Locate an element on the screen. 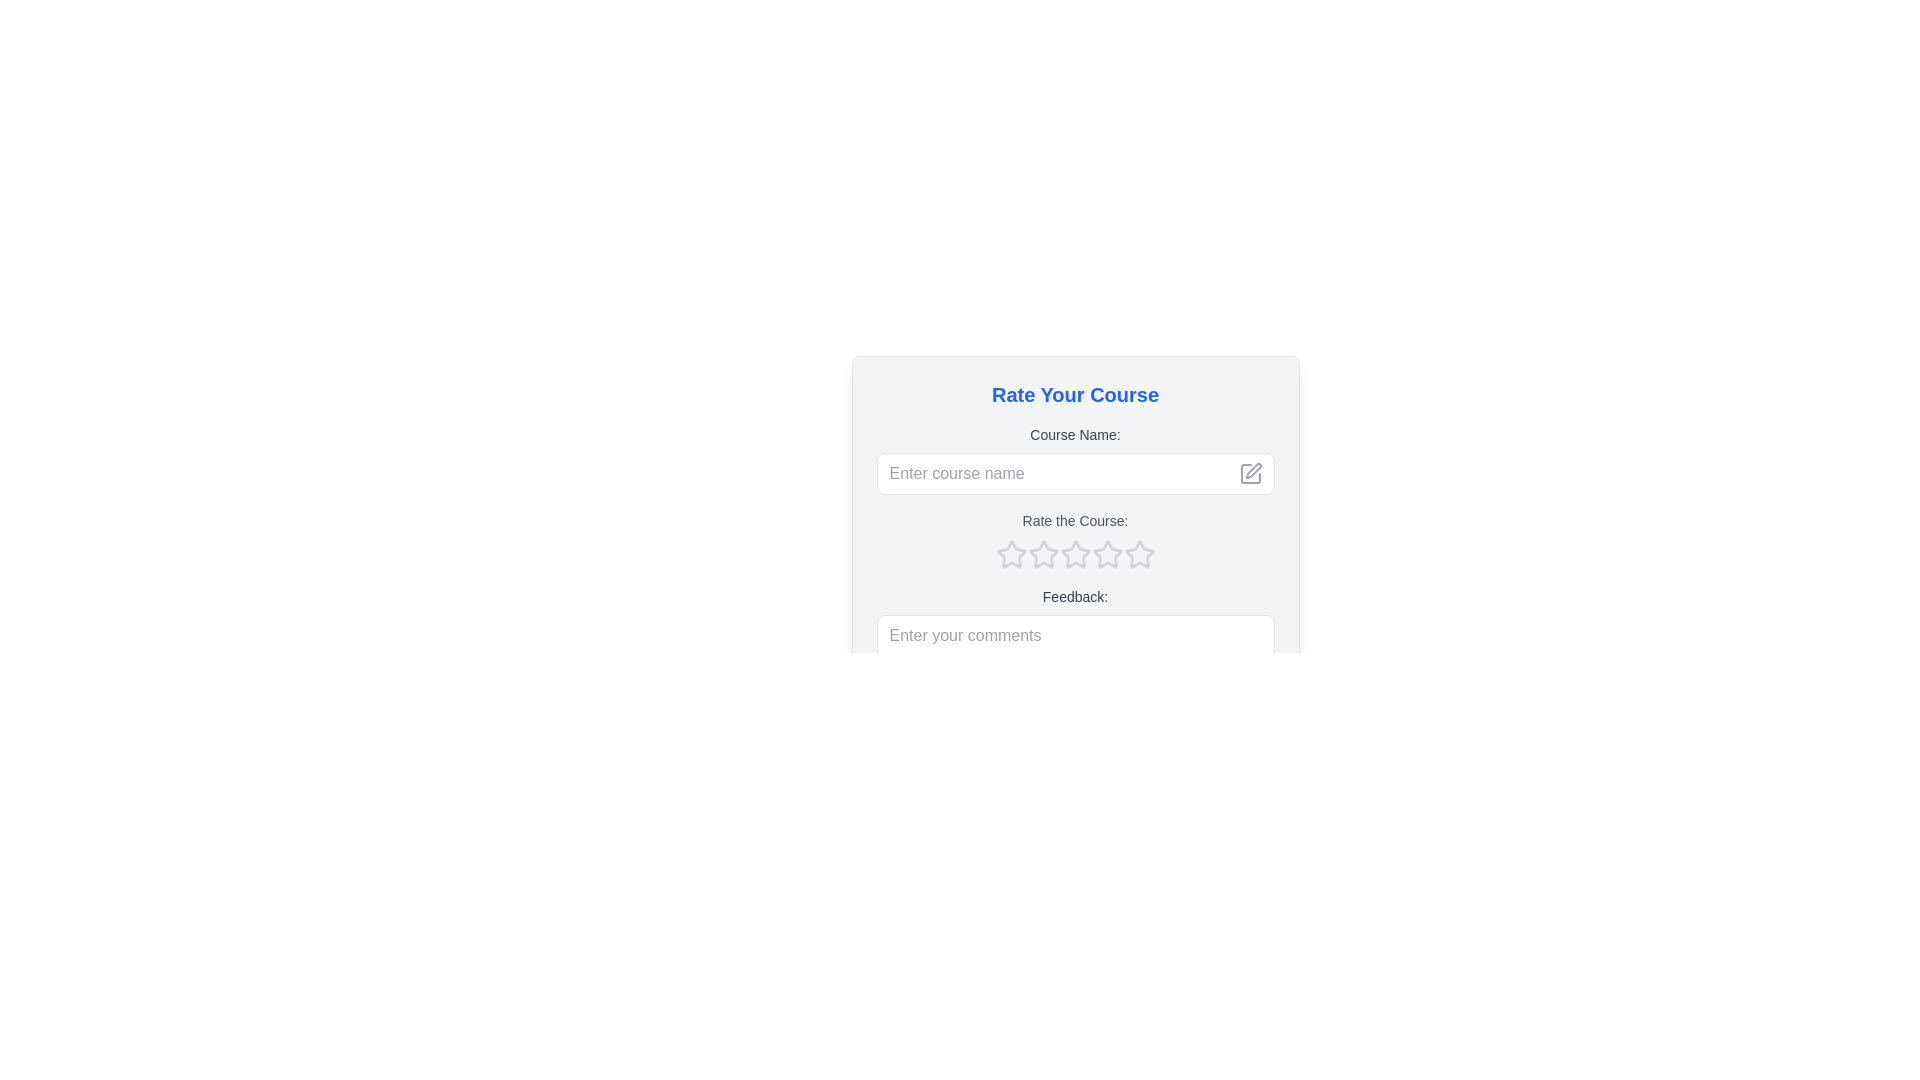  over the row of five outlined star icons in the Rating component is located at coordinates (1074, 555).